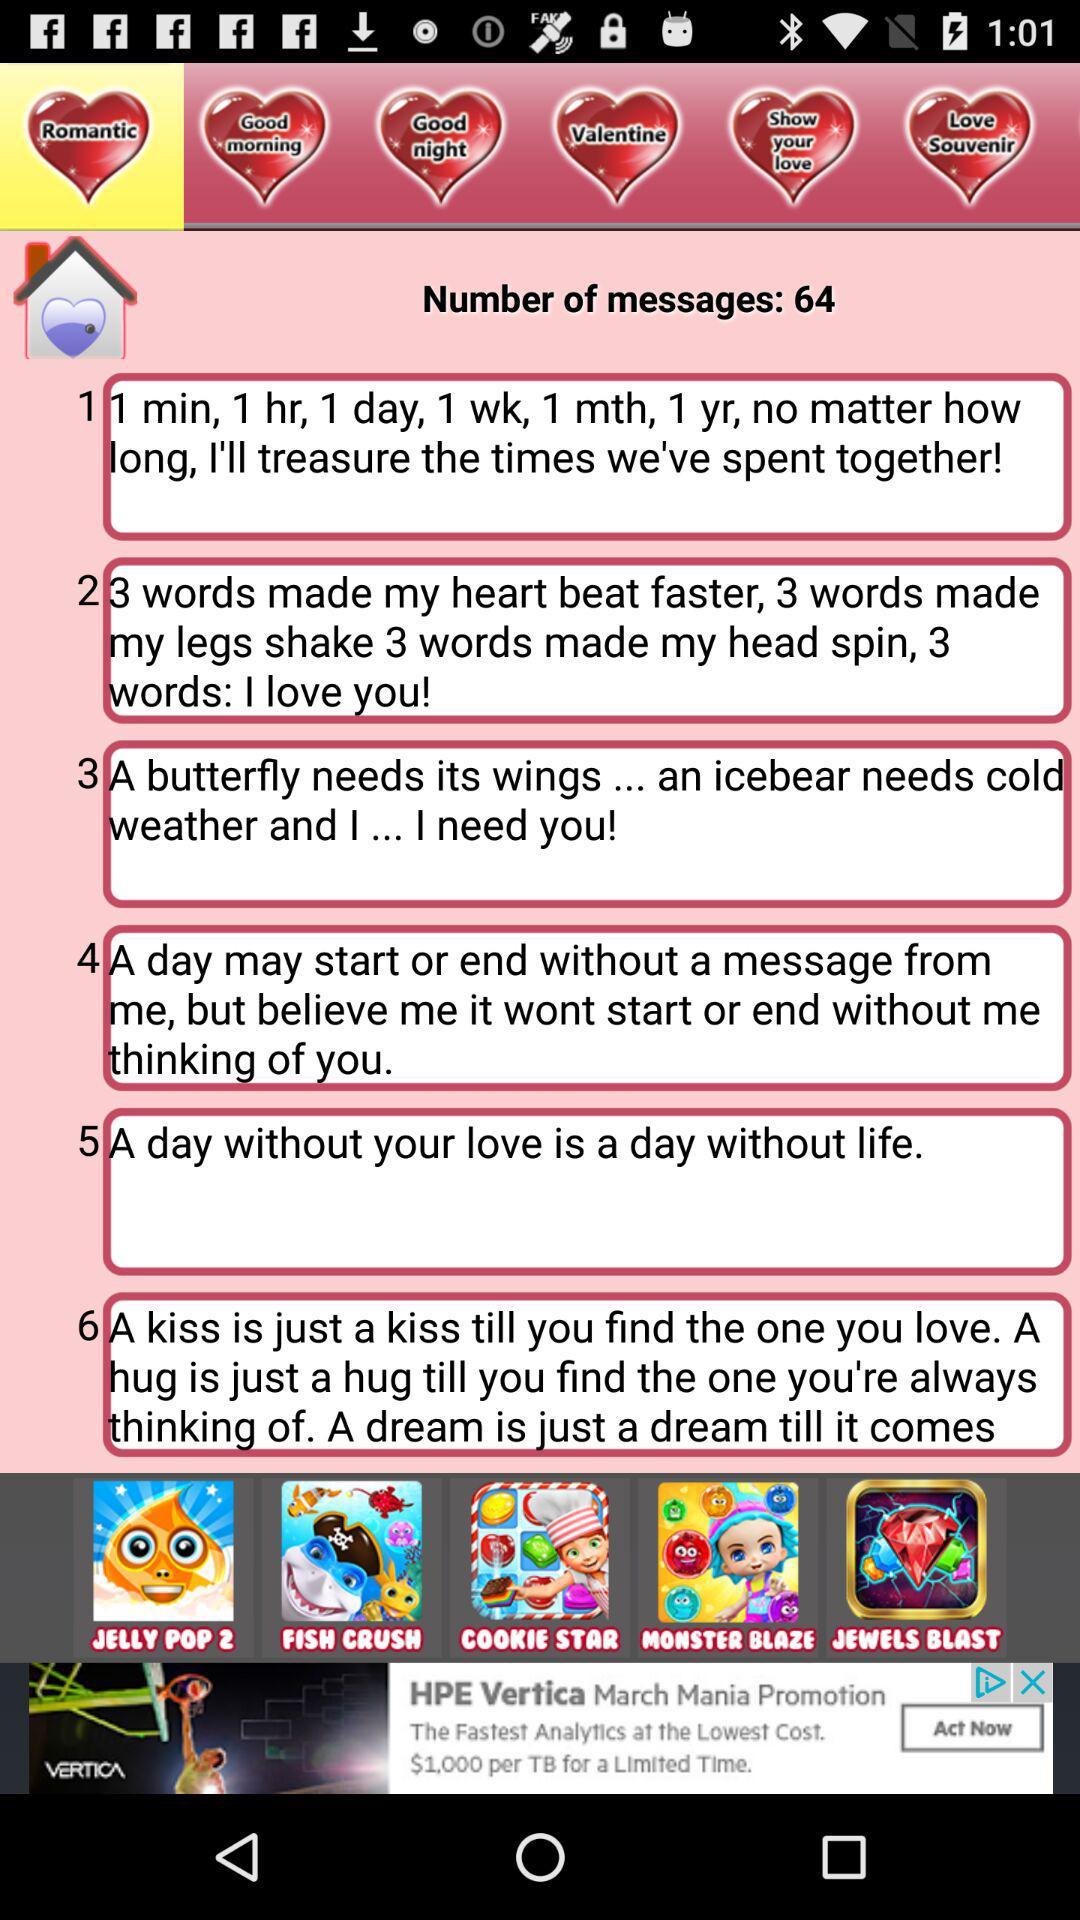 This screenshot has height=1920, width=1080. Describe the element at coordinates (540, 1567) in the screenshot. I see `the image cookie star` at that location.